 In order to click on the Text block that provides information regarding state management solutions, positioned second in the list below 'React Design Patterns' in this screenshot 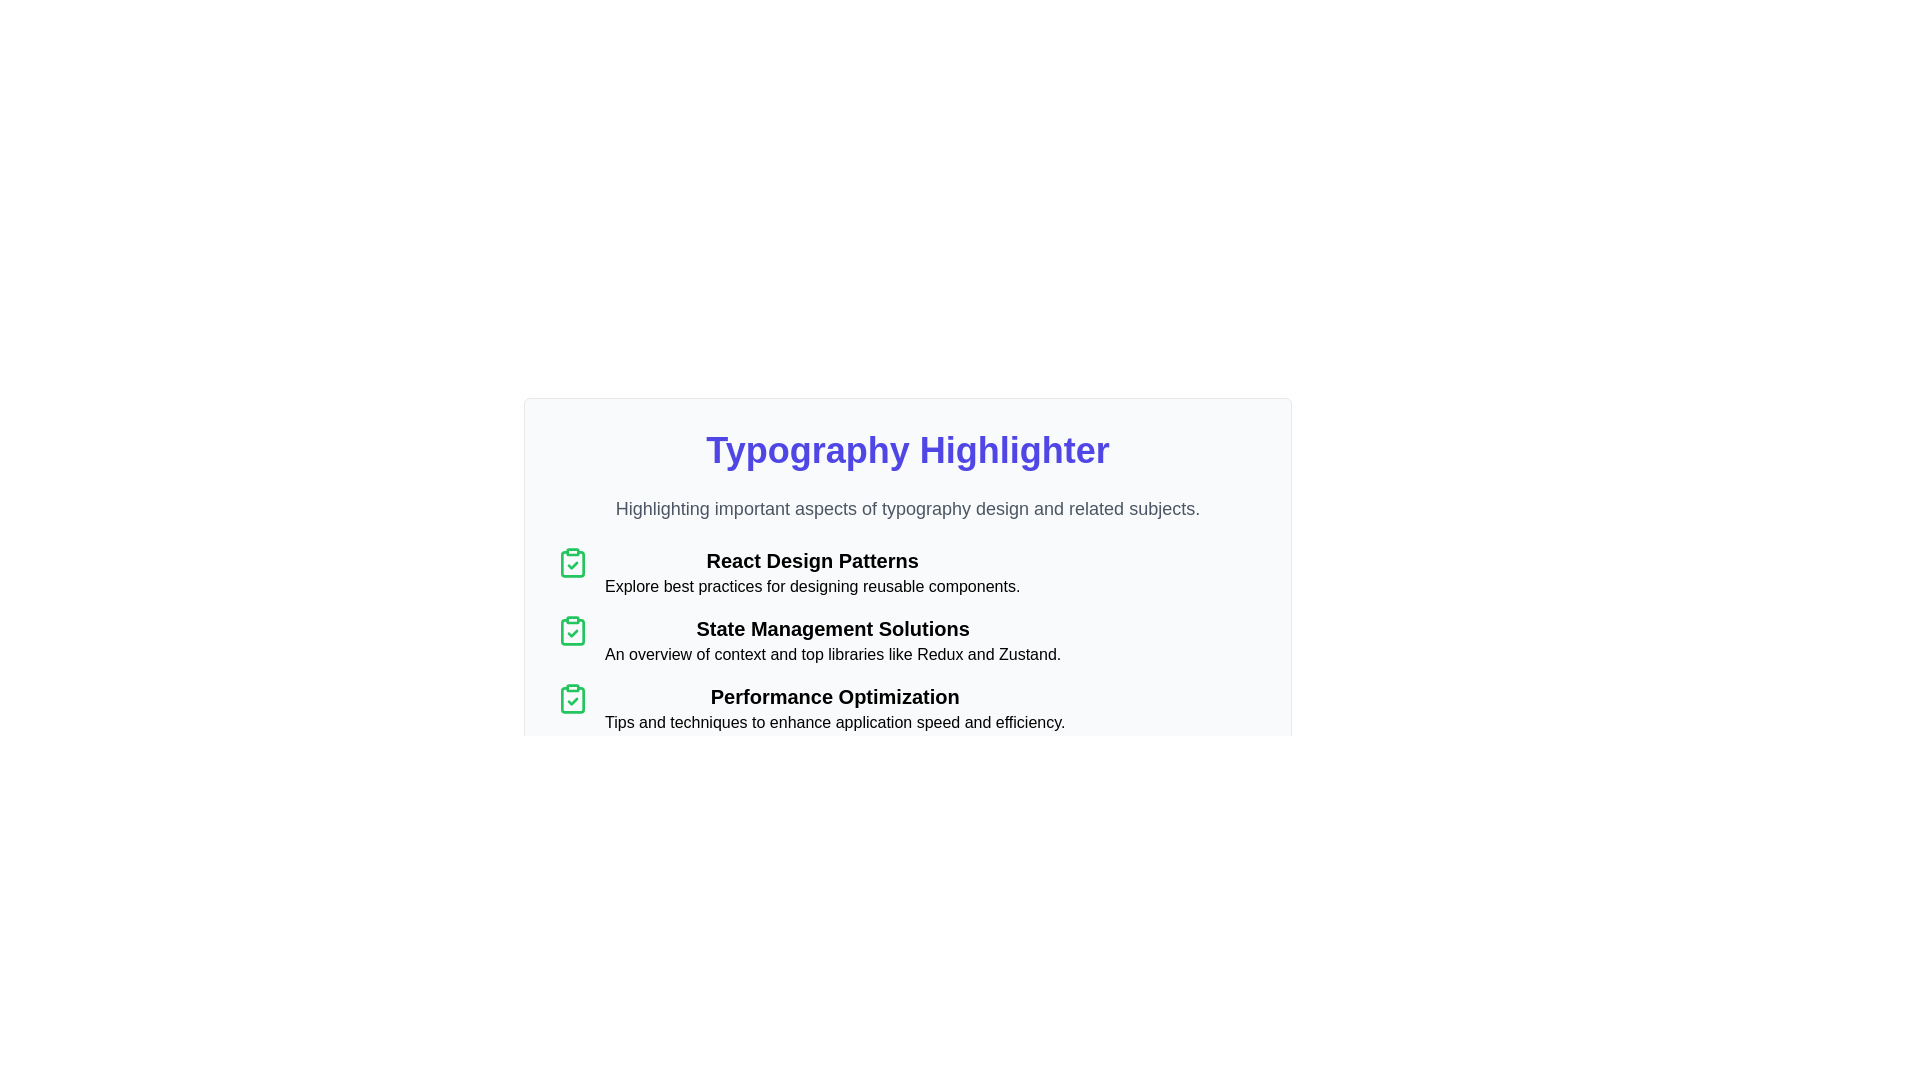, I will do `click(833, 640)`.